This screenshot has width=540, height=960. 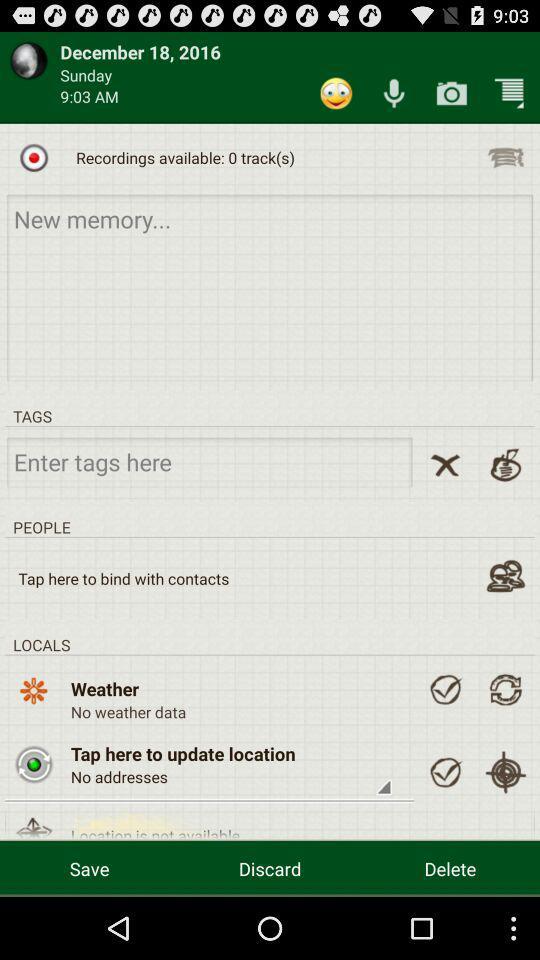 What do you see at coordinates (451, 99) in the screenshot?
I see `the photo icon` at bounding box center [451, 99].